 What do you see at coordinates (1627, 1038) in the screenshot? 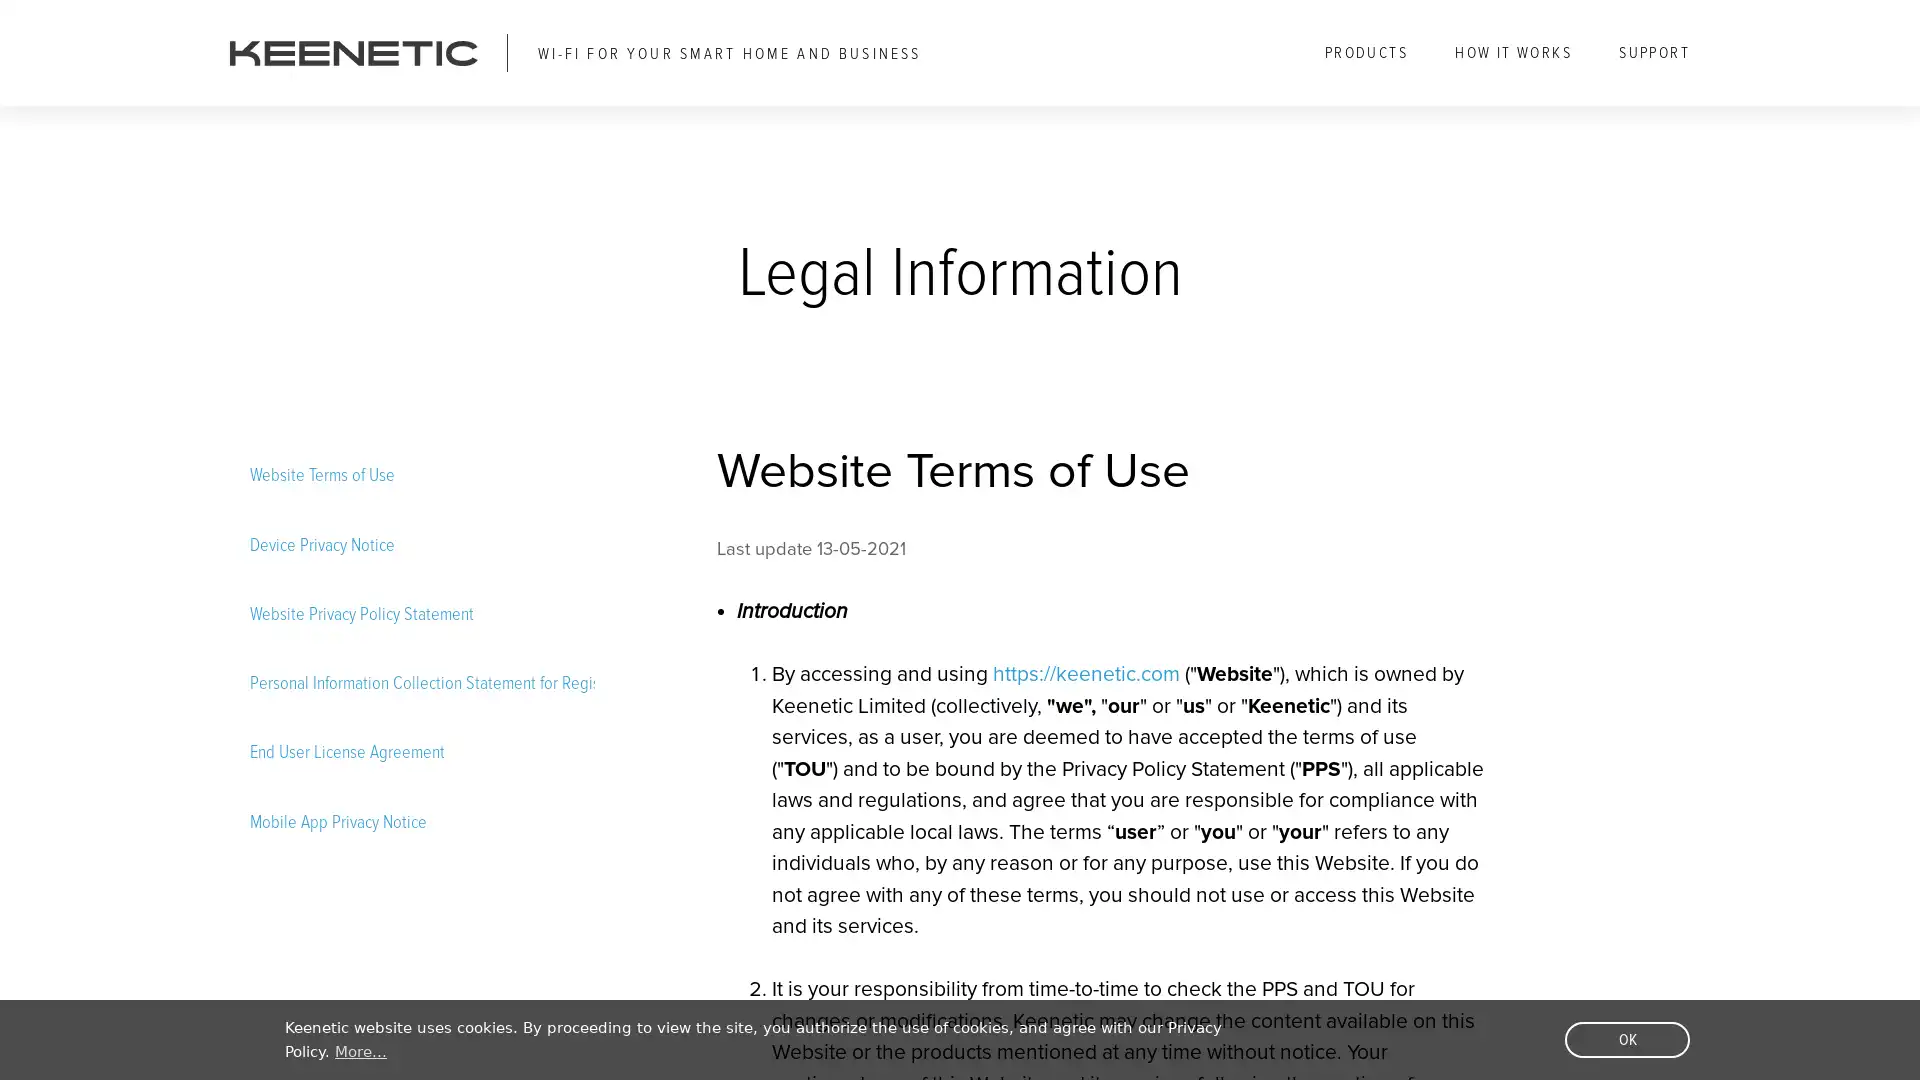
I see `dismiss cookie message` at bounding box center [1627, 1038].